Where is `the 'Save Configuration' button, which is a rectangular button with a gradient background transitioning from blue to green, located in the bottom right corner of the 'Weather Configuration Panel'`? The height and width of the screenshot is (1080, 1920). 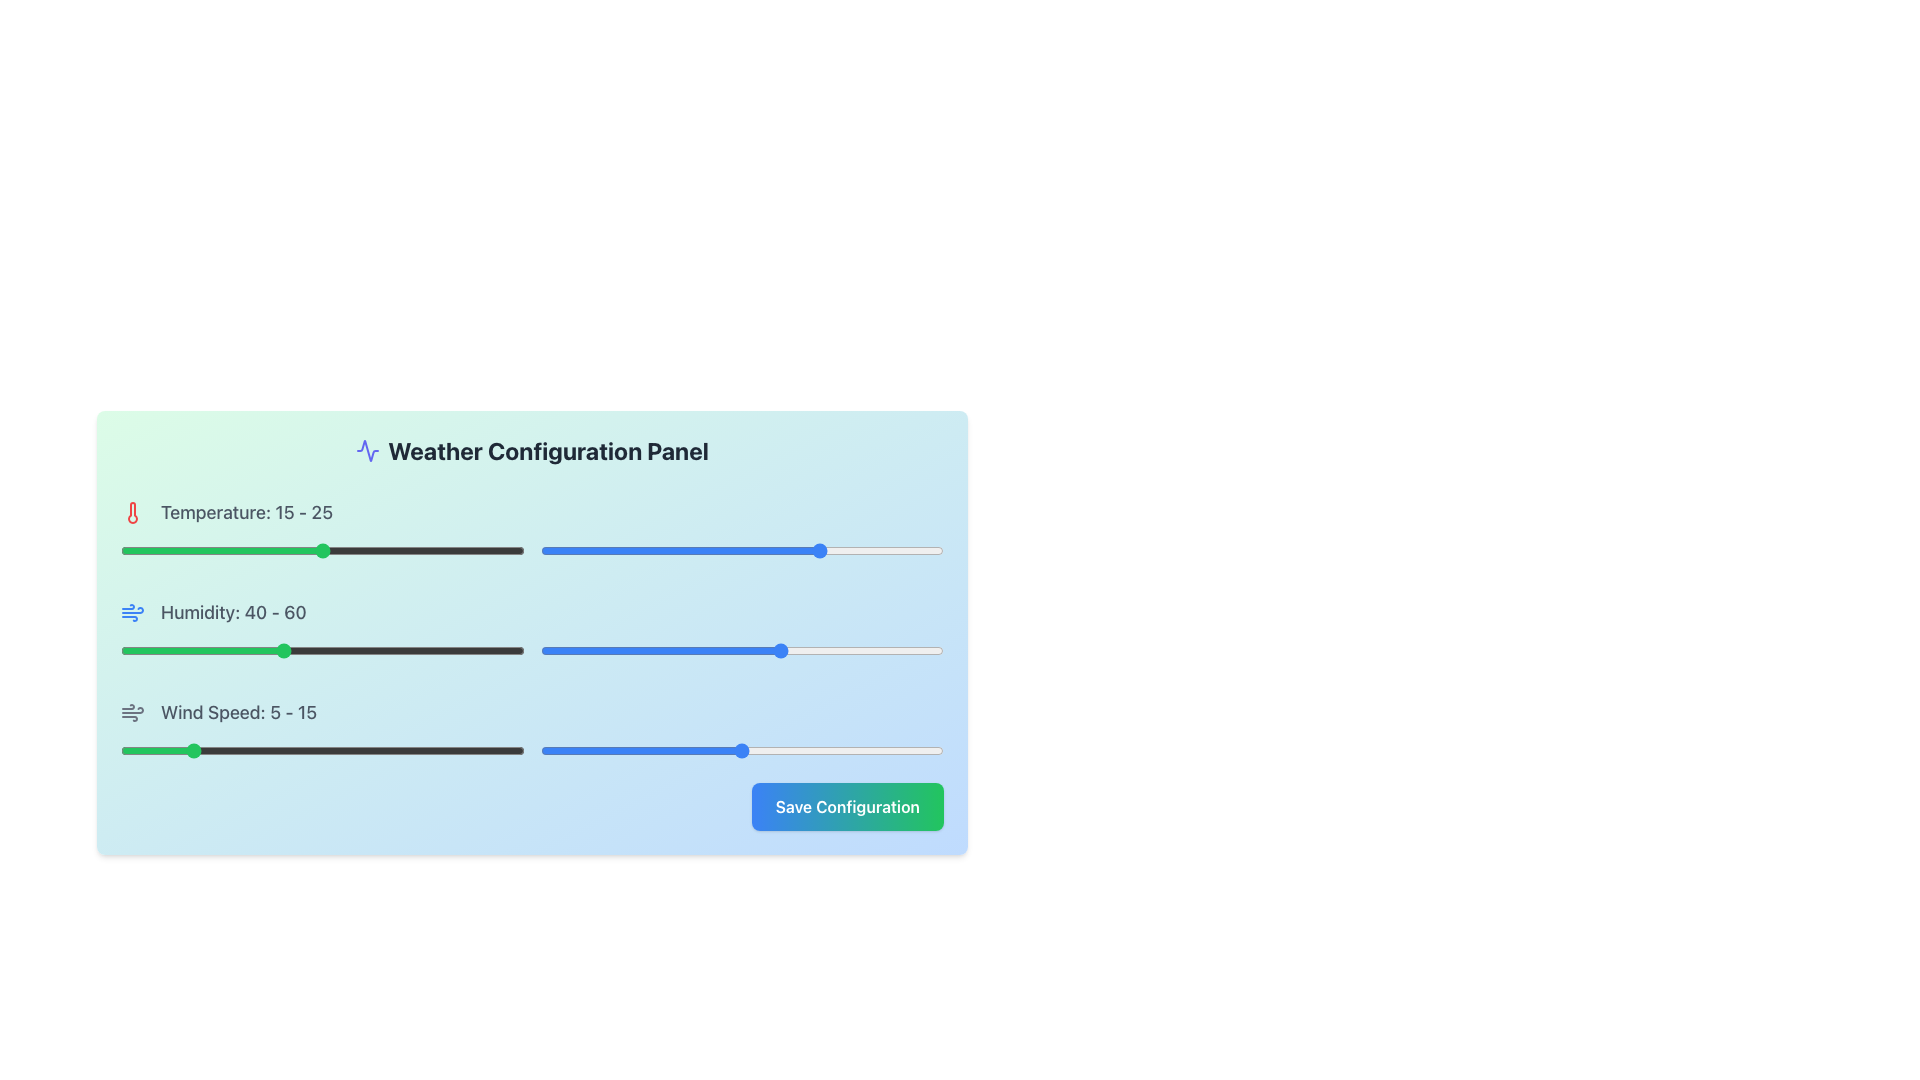 the 'Save Configuration' button, which is a rectangular button with a gradient background transitioning from blue to green, located in the bottom right corner of the 'Weather Configuration Panel' is located at coordinates (847, 805).